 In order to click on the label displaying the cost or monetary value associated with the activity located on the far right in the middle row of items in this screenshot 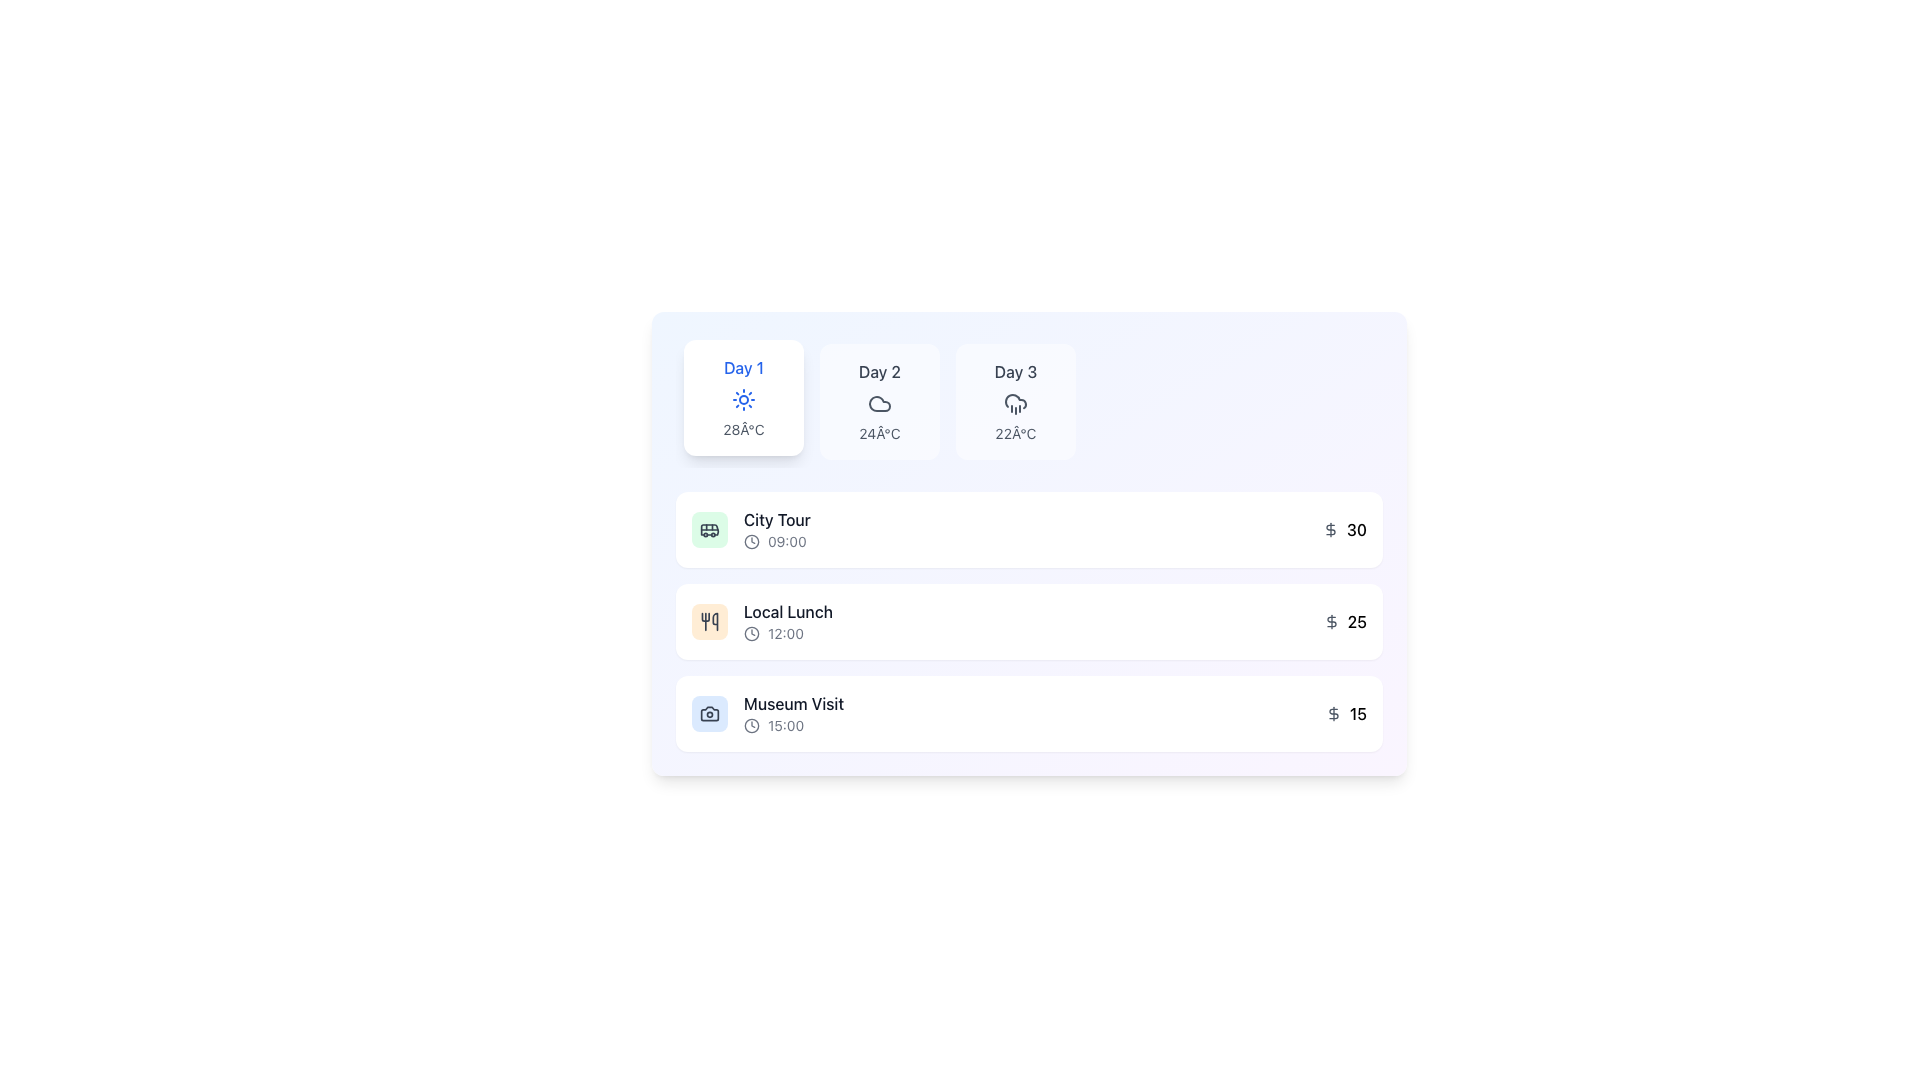, I will do `click(1357, 620)`.